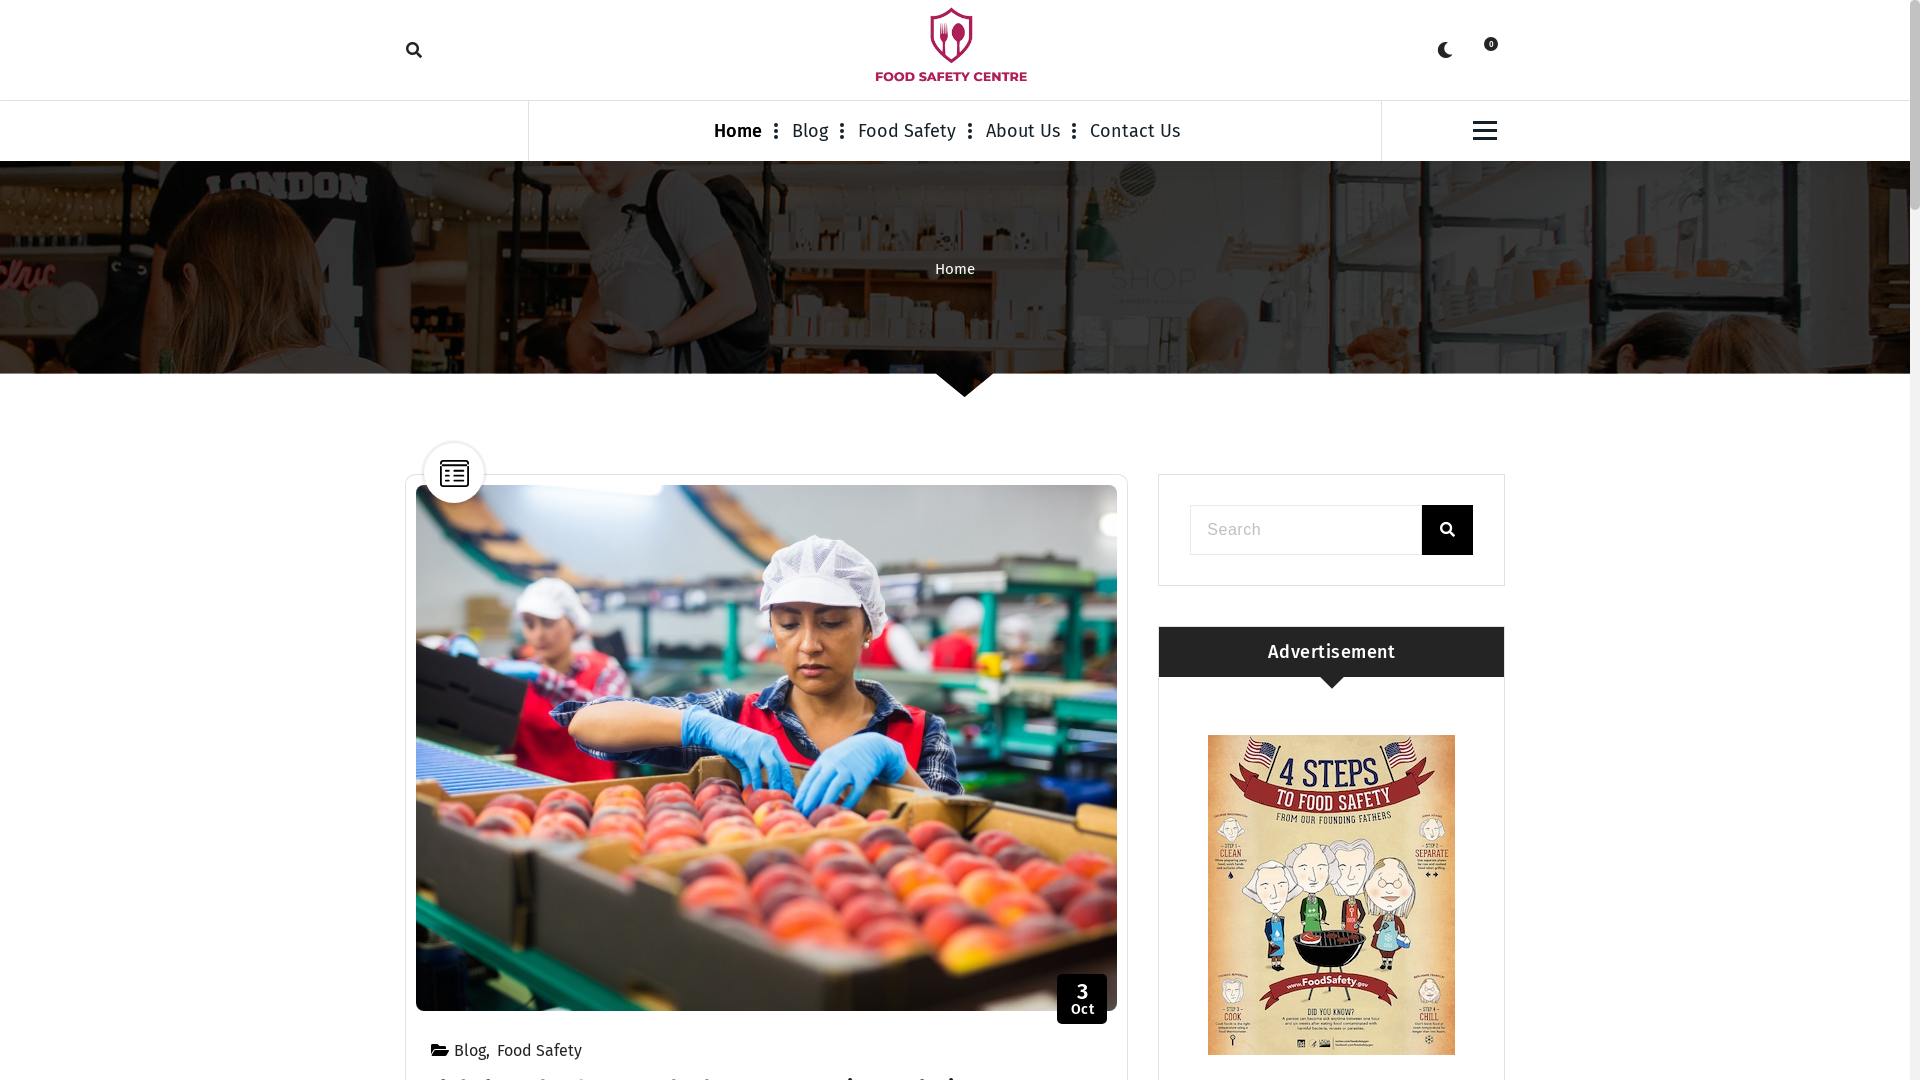 Image resolution: width=1920 pixels, height=1080 pixels. I want to click on 'Food Safety', so click(906, 131).